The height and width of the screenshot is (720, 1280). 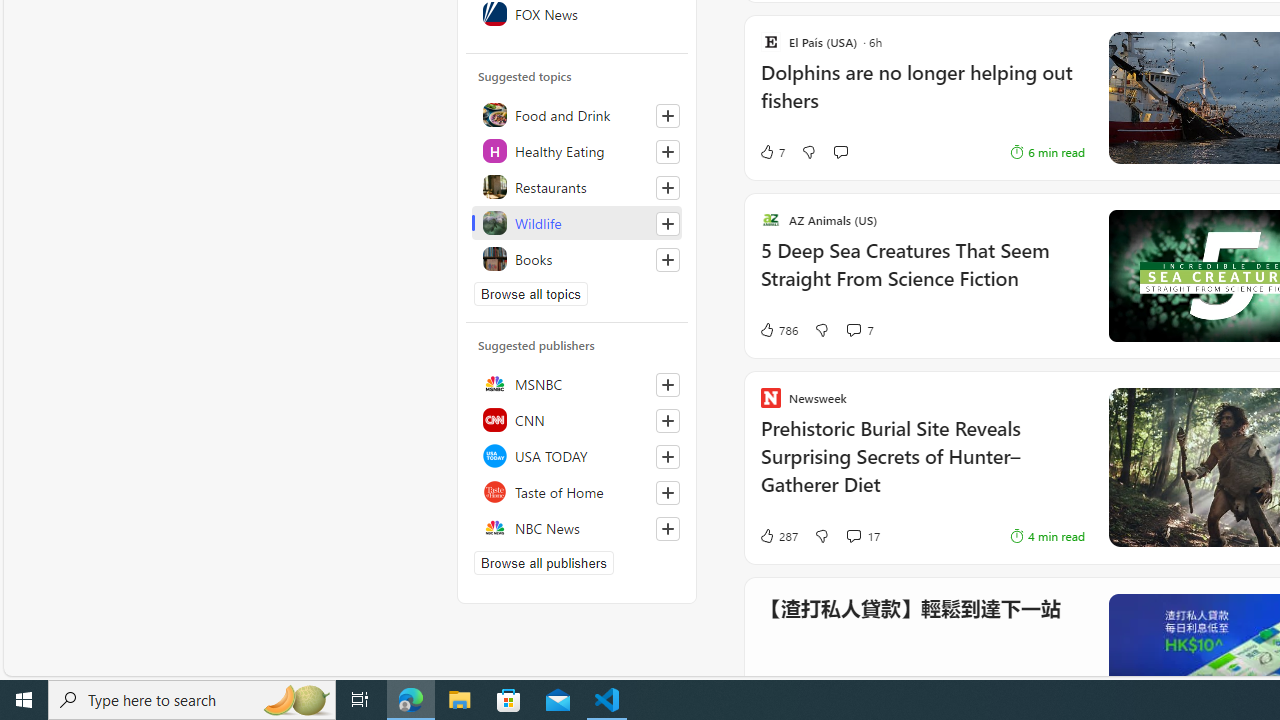 I want to click on 'CNN', so click(x=576, y=419).